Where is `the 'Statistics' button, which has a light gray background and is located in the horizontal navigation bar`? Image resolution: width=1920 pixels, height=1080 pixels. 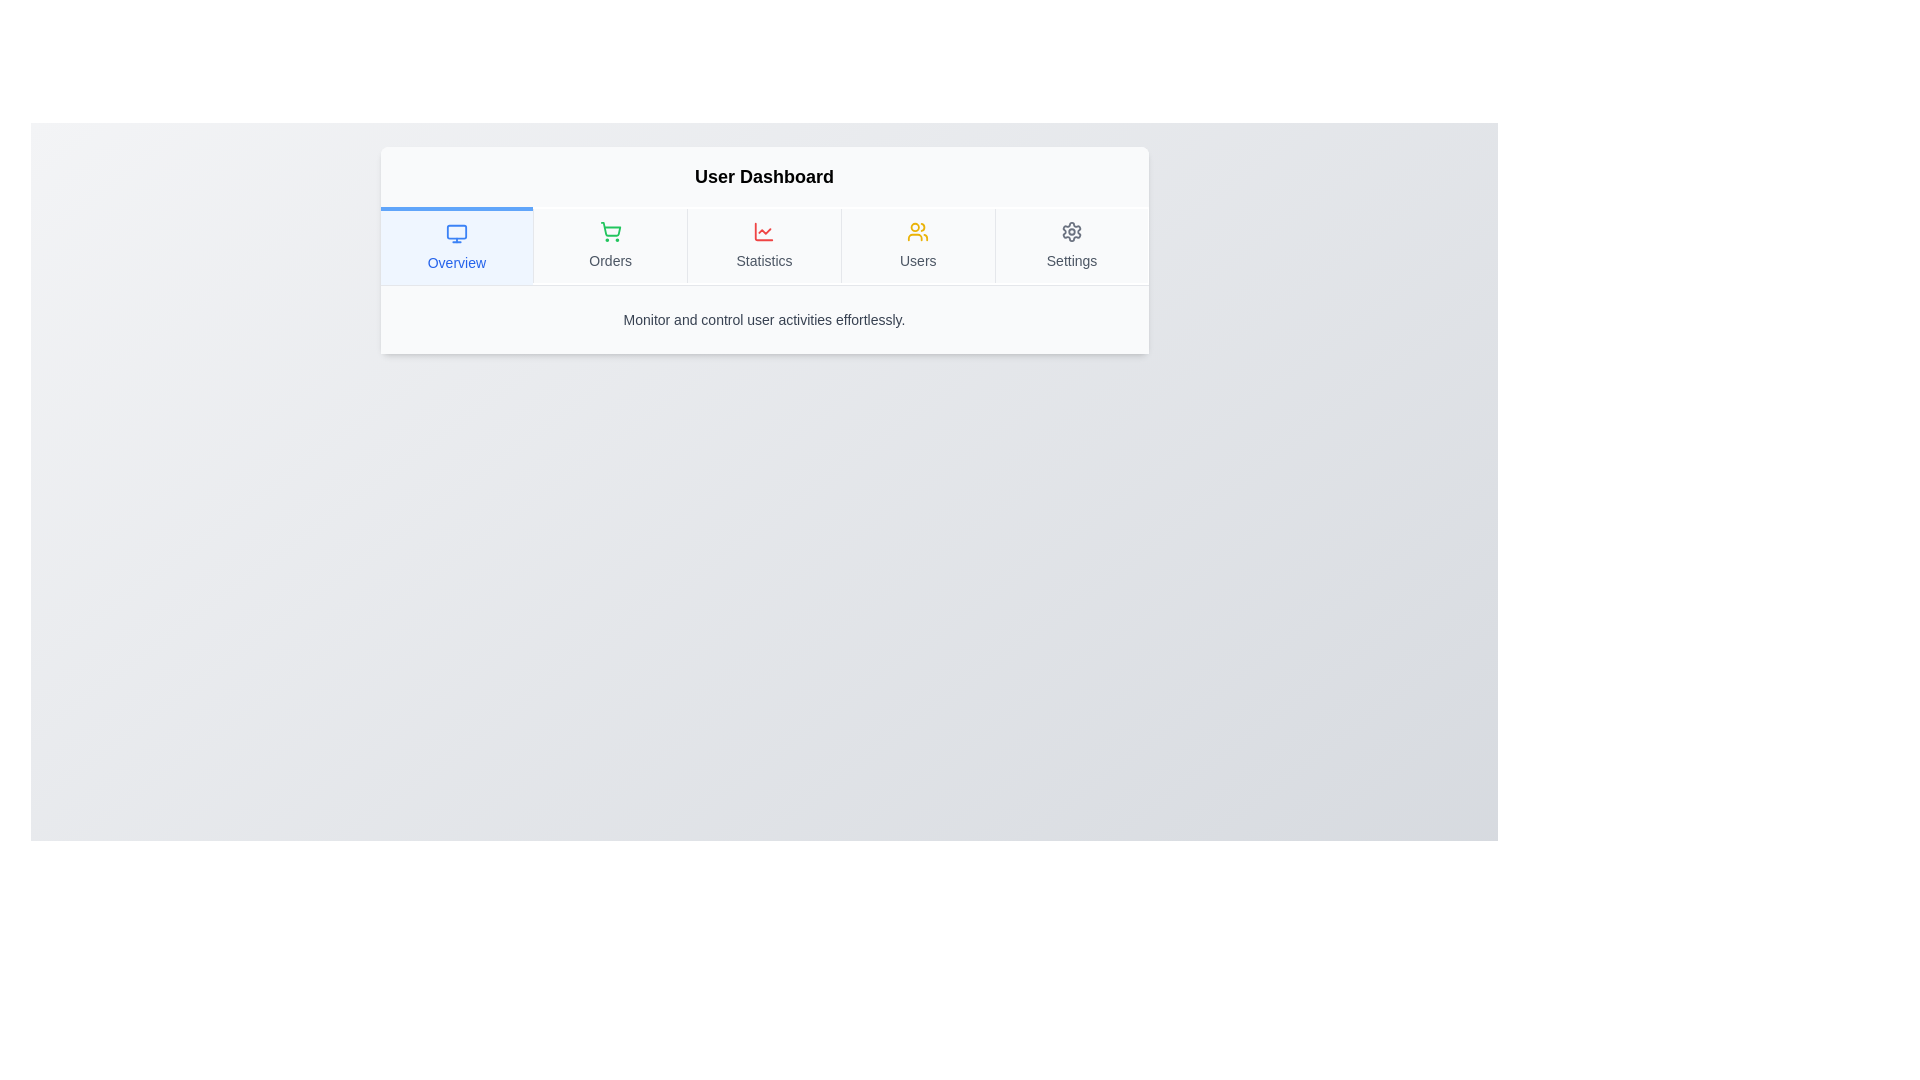 the 'Statistics' button, which has a light gray background and is located in the horizontal navigation bar is located at coordinates (762, 245).